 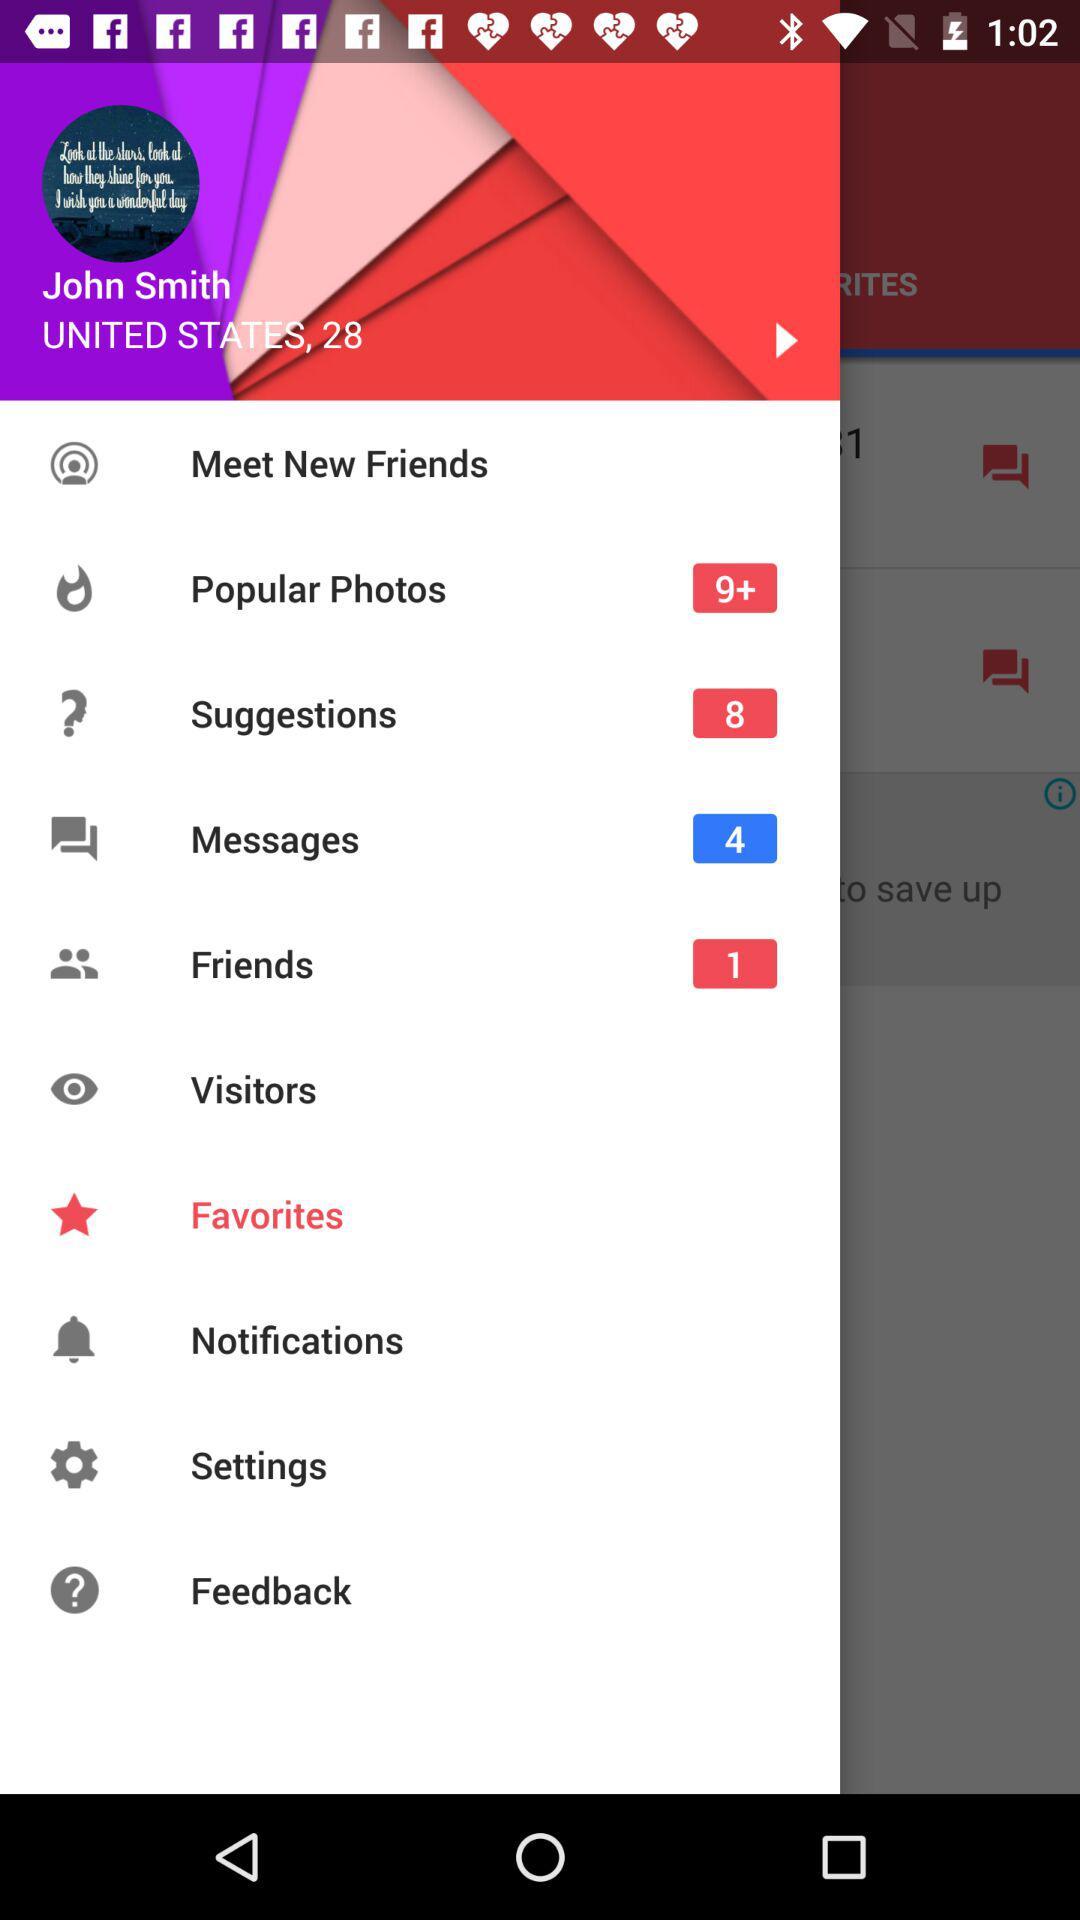 What do you see at coordinates (1006, 671) in the screenshot?
I see `the icon present in right of second row` at bounding box center [1006, 671].